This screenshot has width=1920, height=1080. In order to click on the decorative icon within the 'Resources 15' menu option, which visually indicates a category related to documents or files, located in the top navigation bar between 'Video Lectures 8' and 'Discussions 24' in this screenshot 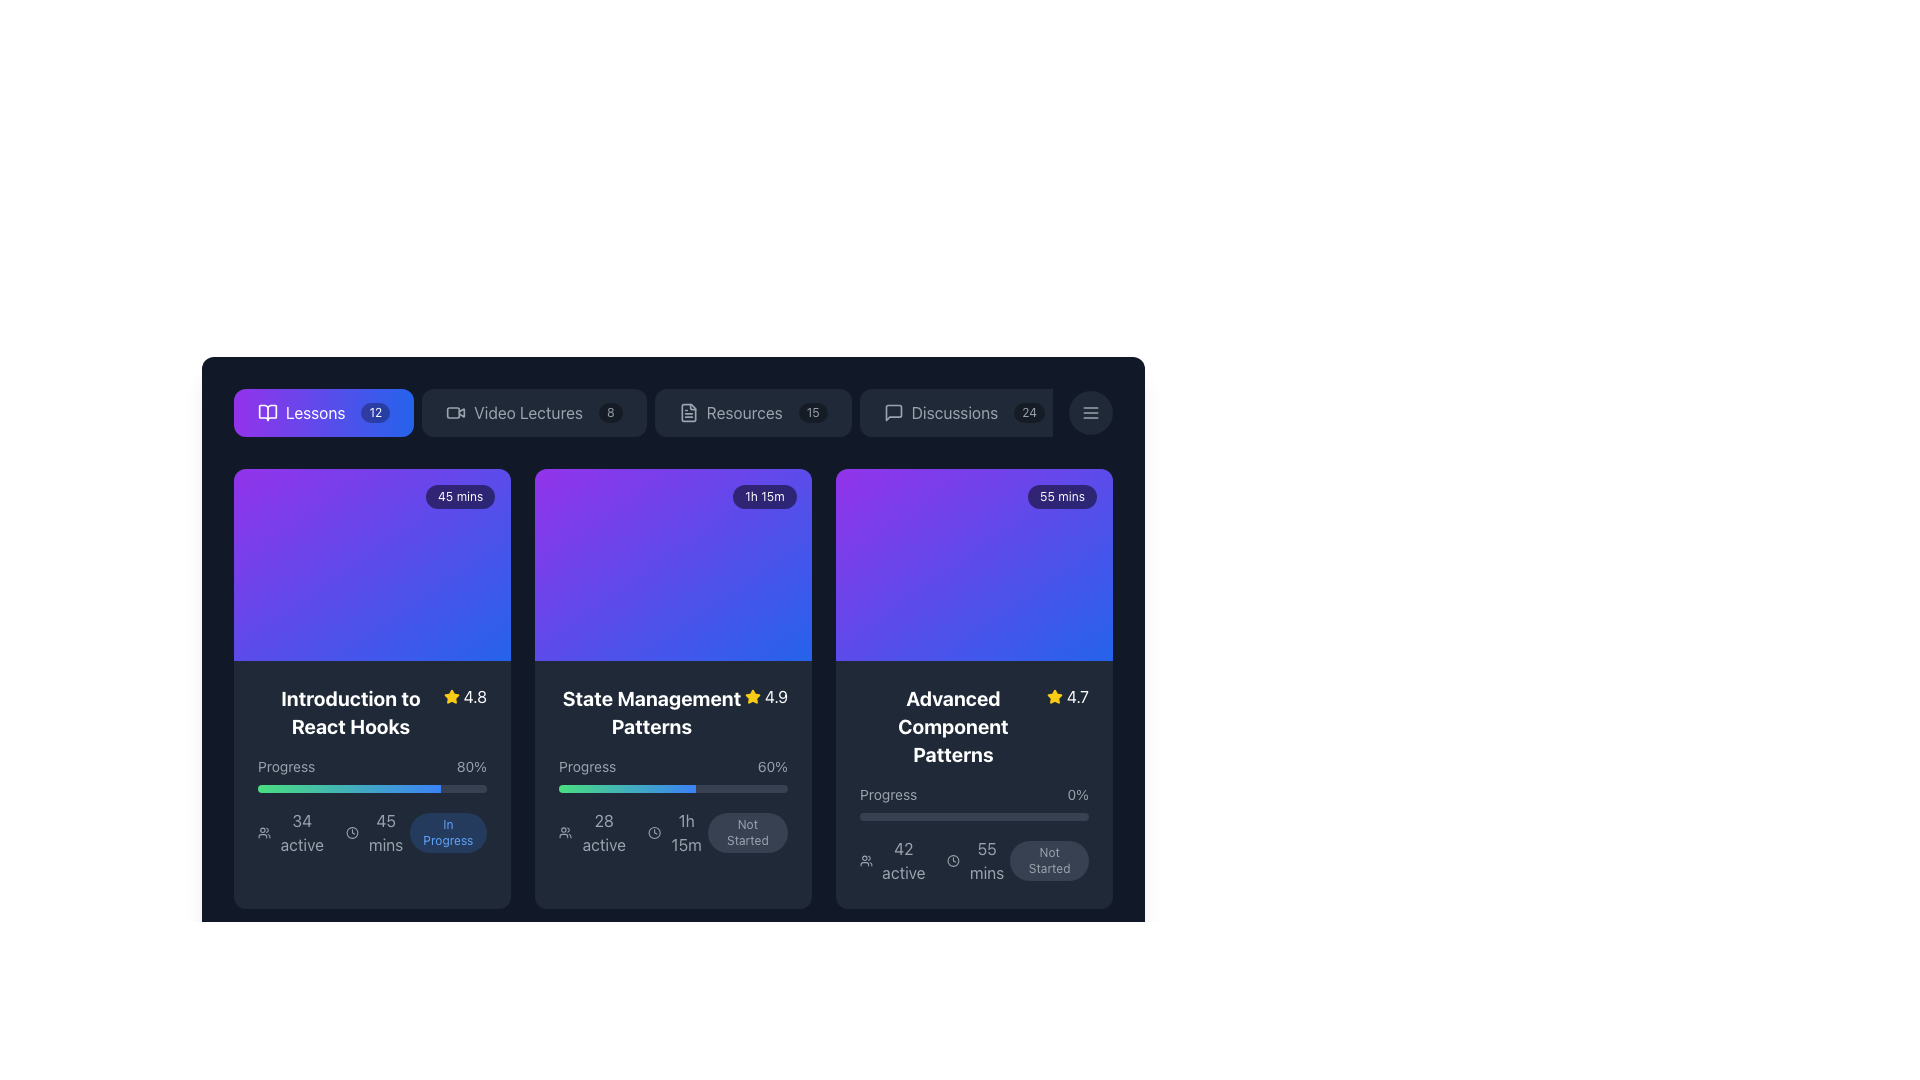, I will do `click(688, 411)`.